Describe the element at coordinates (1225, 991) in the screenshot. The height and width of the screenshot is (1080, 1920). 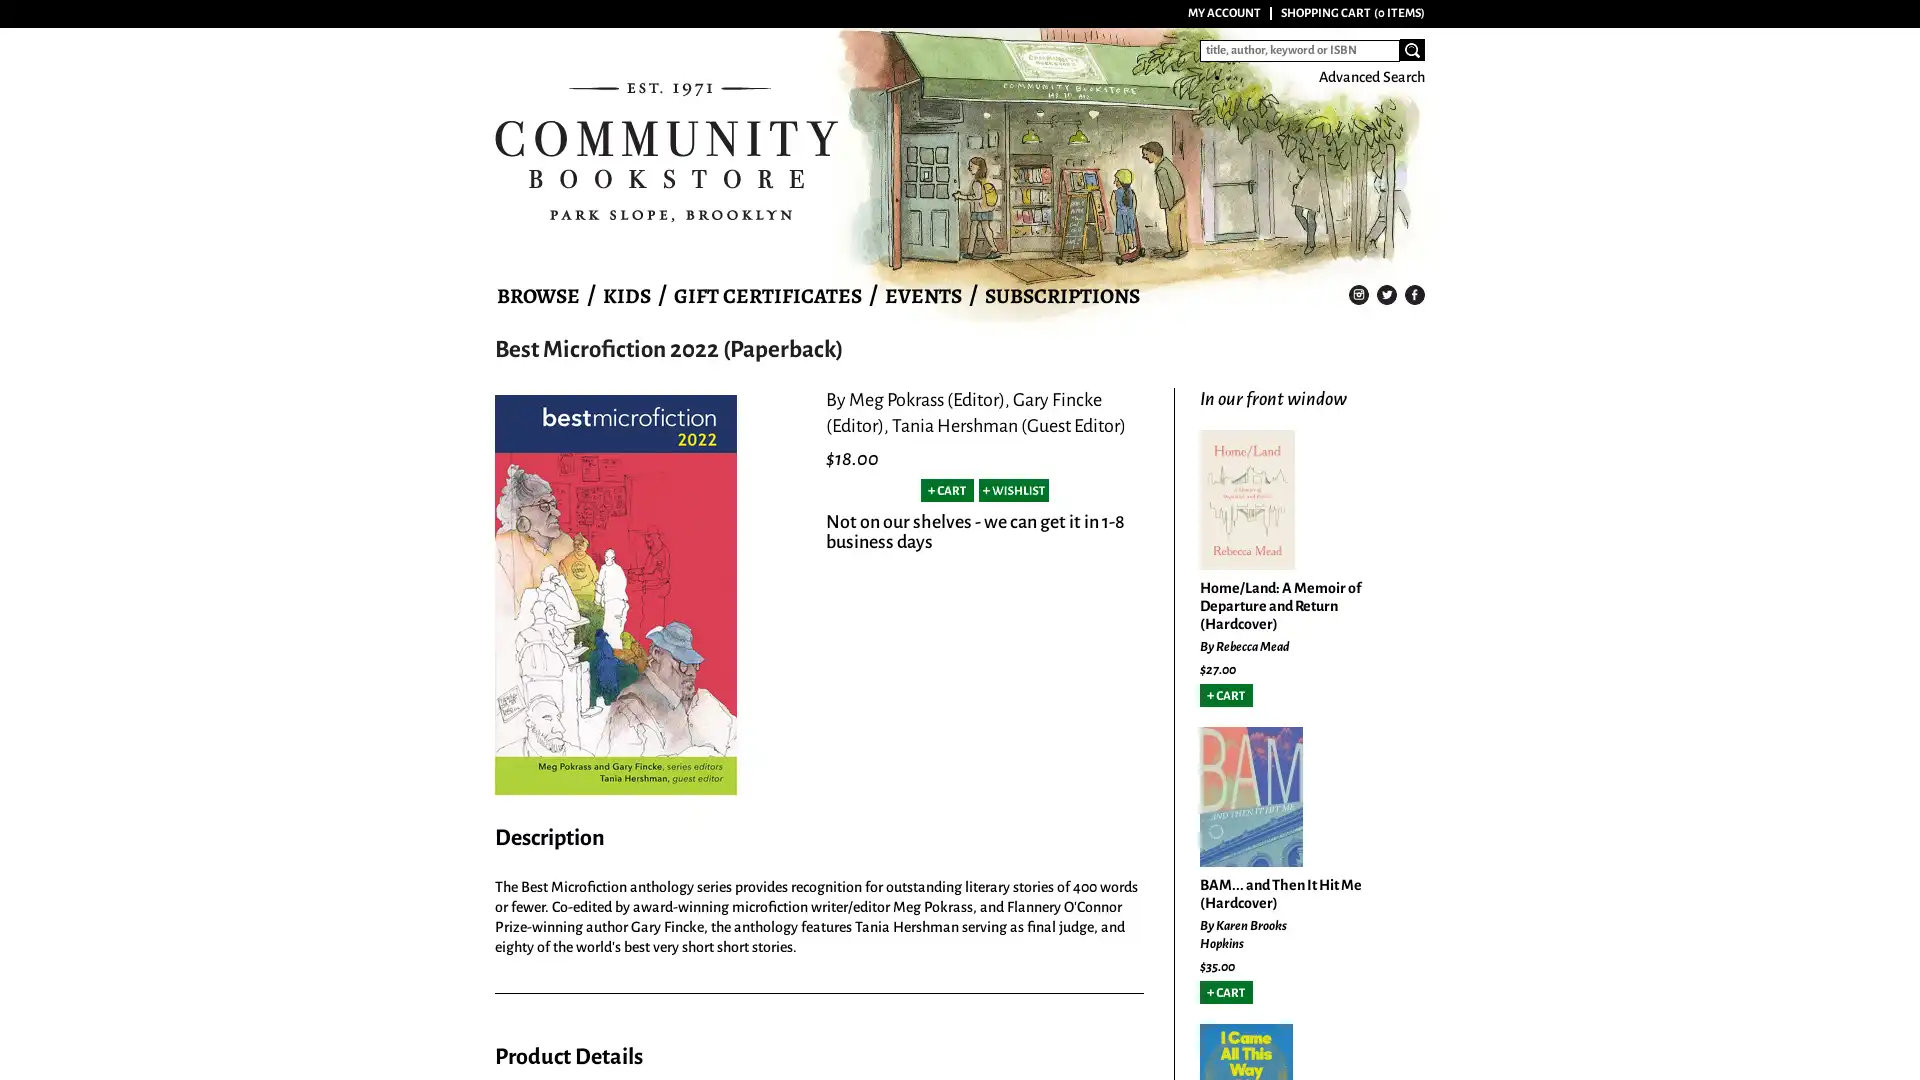
I see `Add to Cart` at that location.